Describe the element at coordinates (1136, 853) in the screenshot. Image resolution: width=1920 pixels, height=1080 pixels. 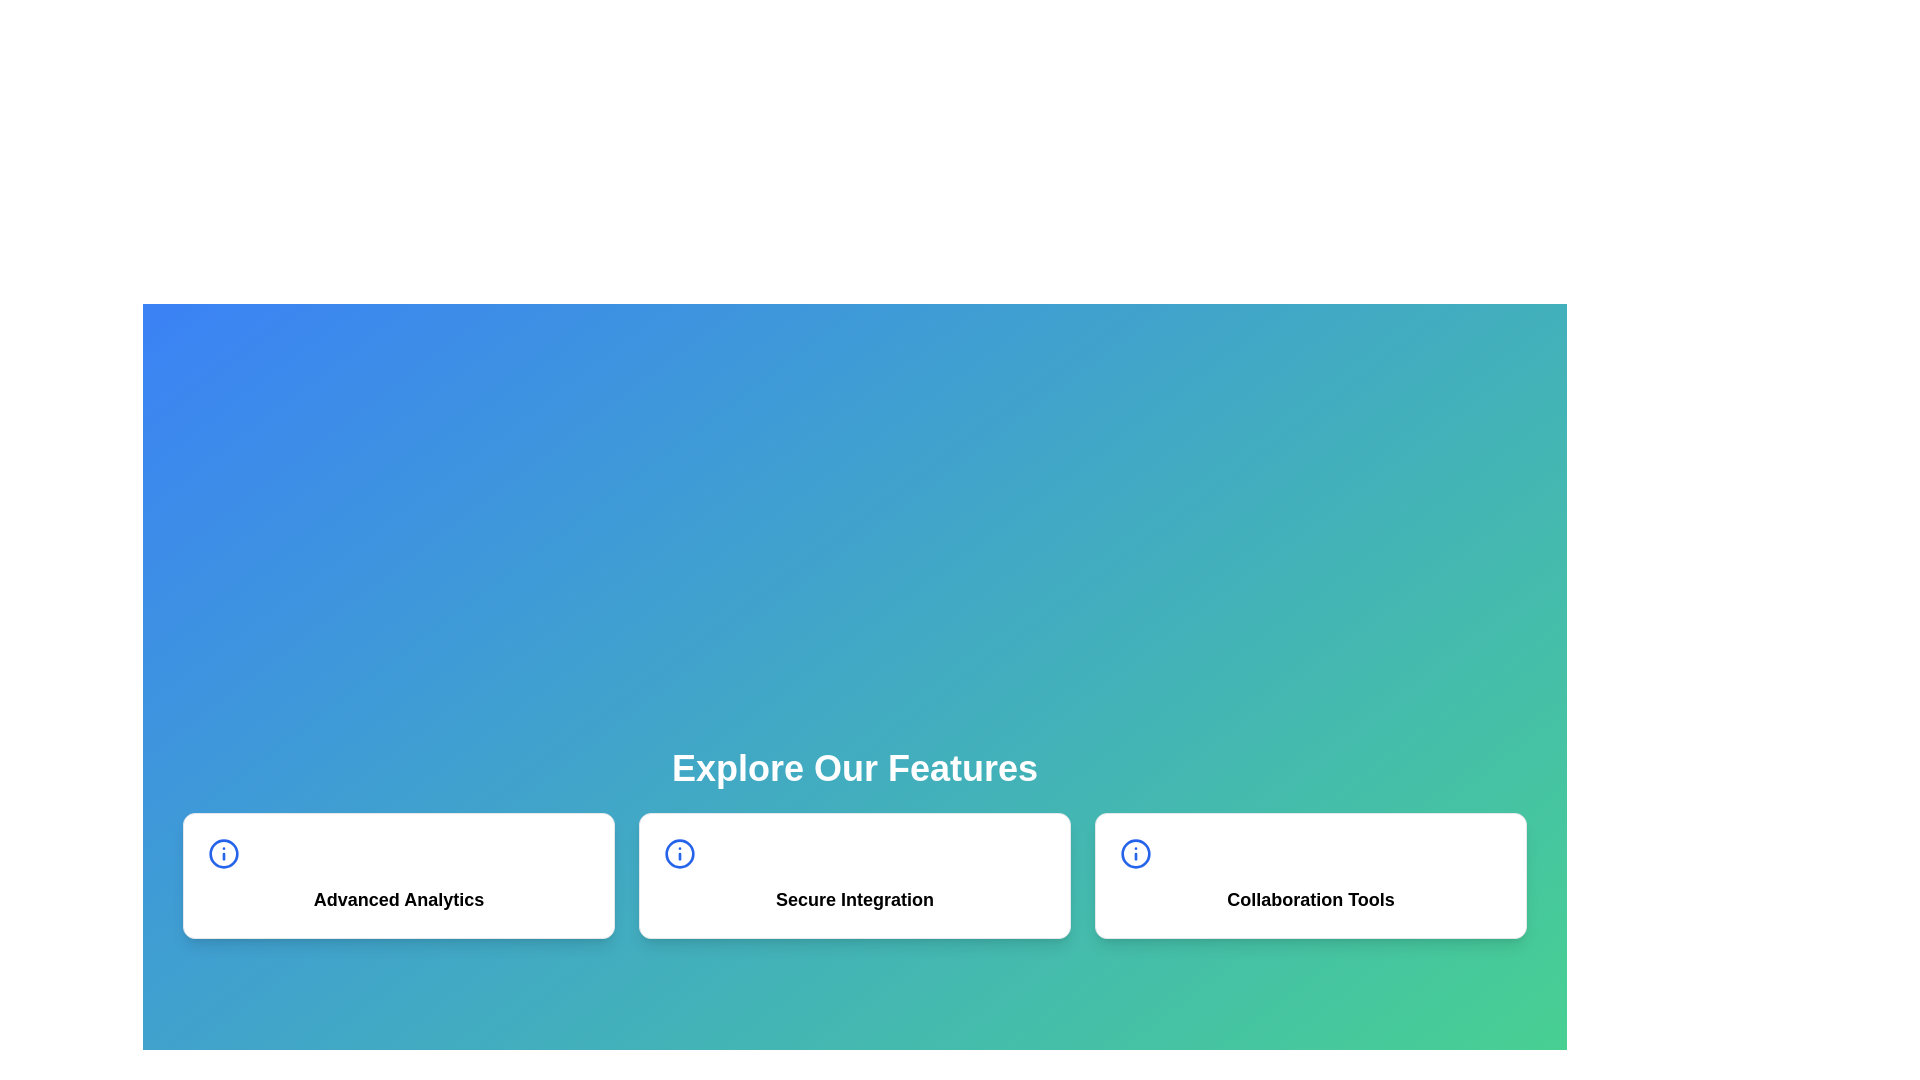
I see `the information icon with a blue circular outline and a lowercase 'i' inside, located at the top-left corner of the 'Collaboration Tools' card` at that location.